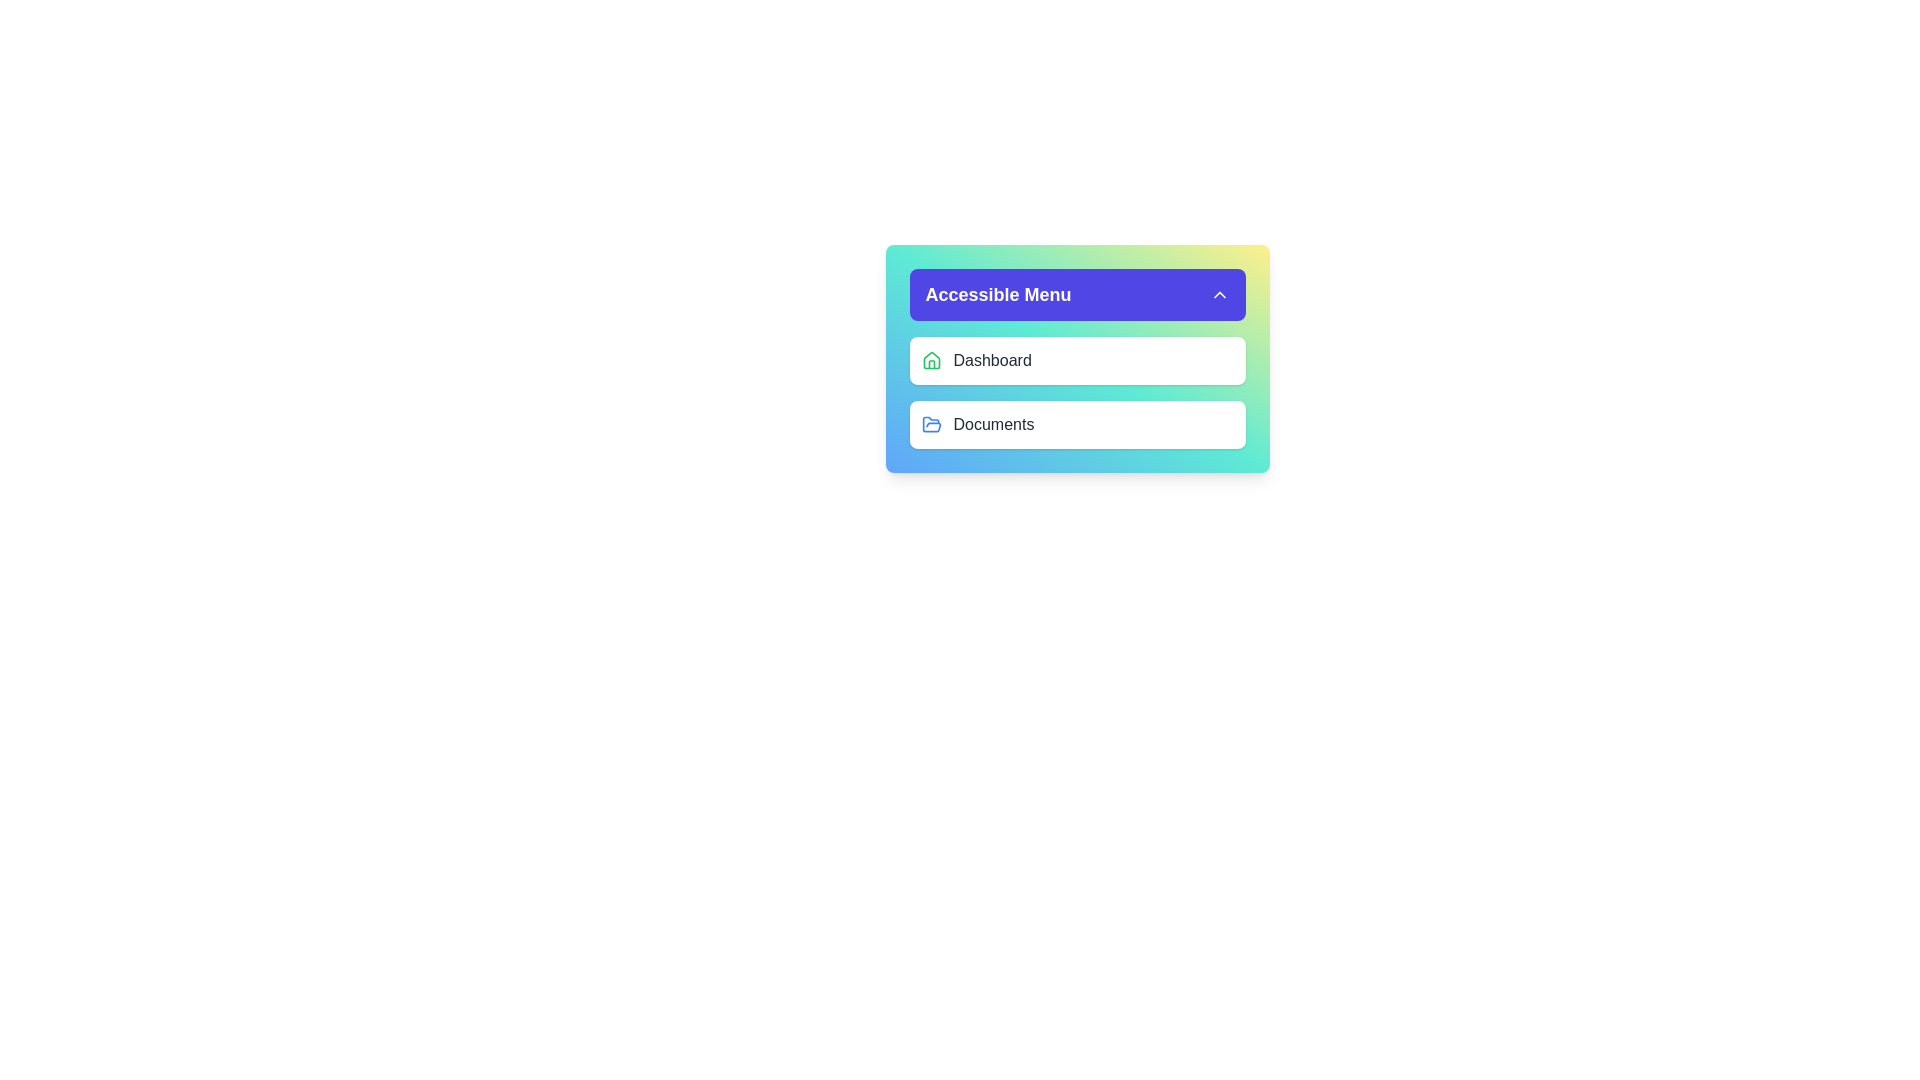 This screenshot has width=1920, height=1080. What do you see at coordinates (930, 423) in the screenshot?
I see `the open folder icon, which is blue with rounded edges, located next to the 'Documents' text in the menu options` at bounding box center [930, 423].